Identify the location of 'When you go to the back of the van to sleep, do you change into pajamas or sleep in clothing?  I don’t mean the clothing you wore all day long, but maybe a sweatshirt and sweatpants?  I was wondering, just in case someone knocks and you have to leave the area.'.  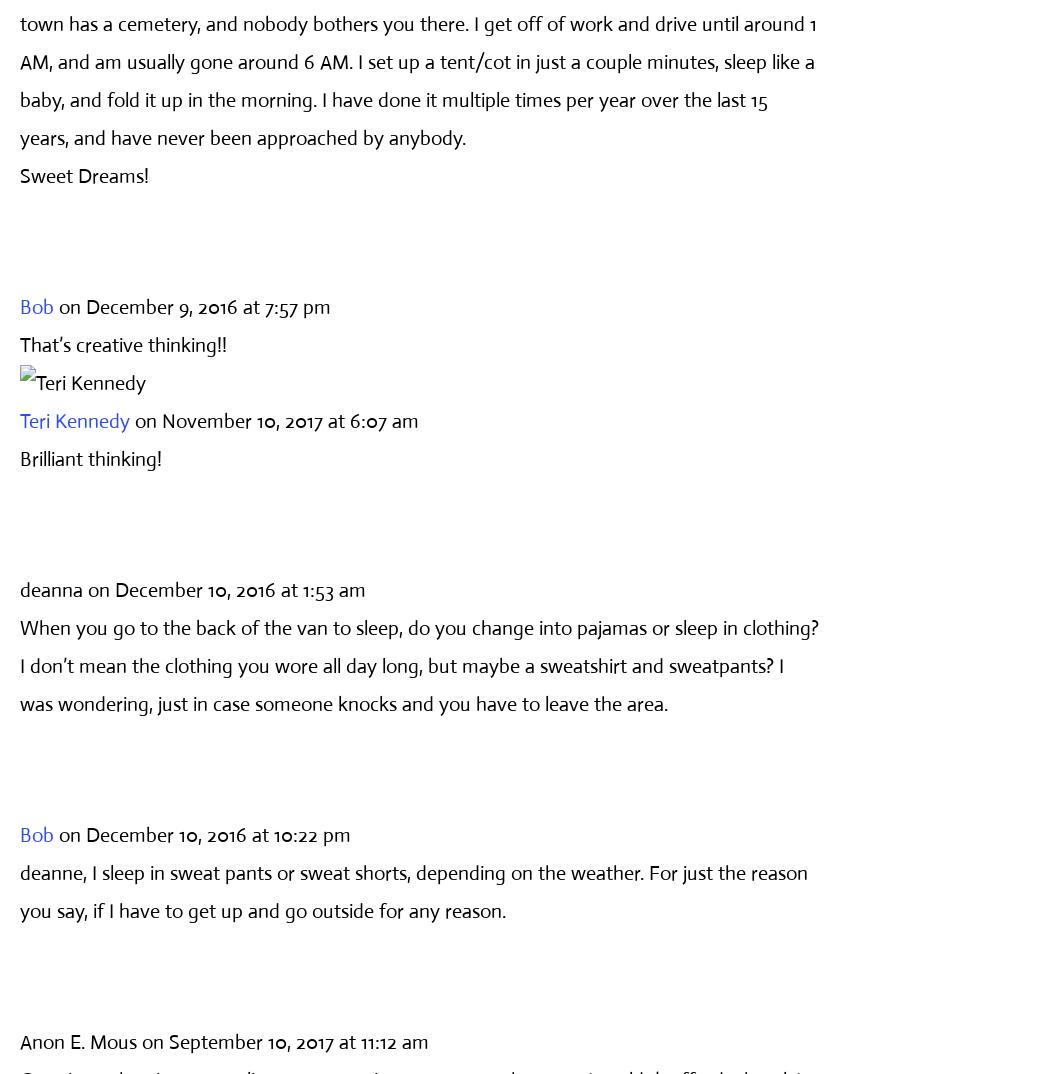
(418, 664).